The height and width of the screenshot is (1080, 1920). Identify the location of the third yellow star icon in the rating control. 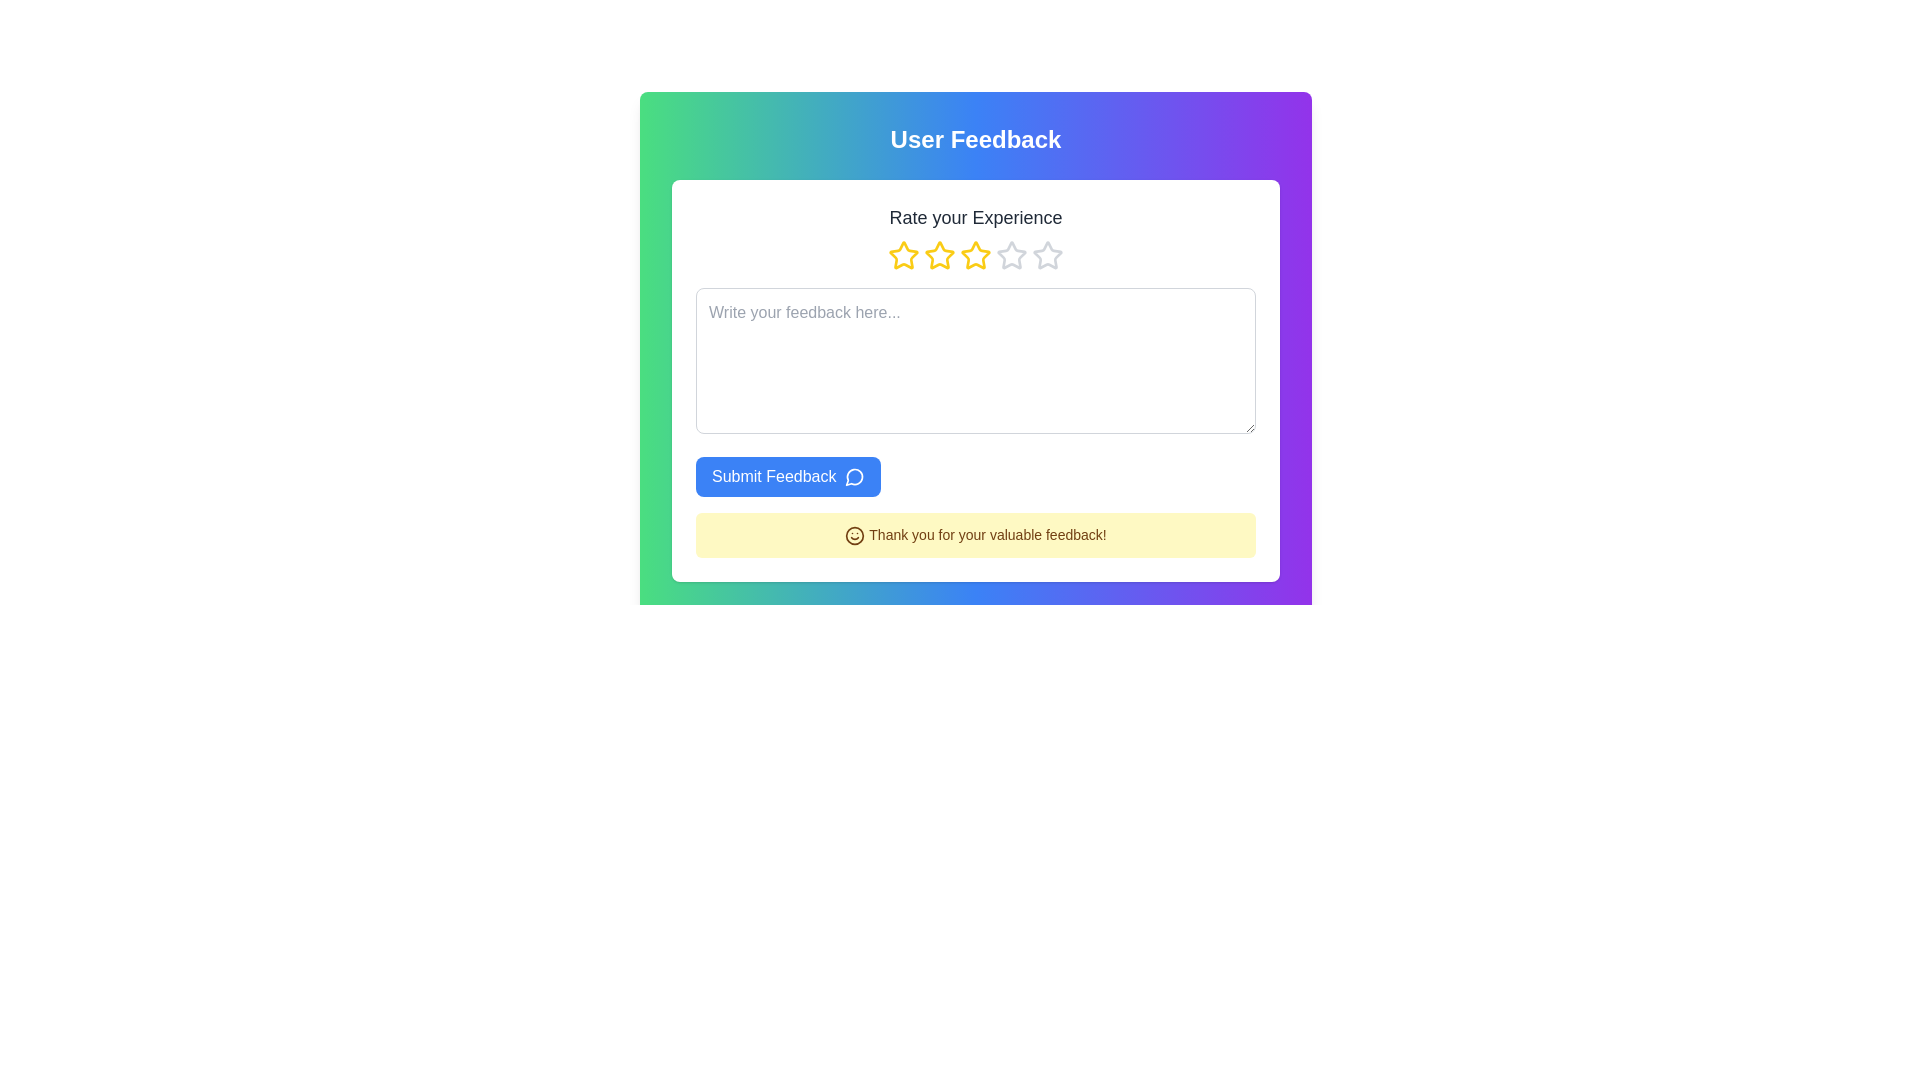
(939, 254).